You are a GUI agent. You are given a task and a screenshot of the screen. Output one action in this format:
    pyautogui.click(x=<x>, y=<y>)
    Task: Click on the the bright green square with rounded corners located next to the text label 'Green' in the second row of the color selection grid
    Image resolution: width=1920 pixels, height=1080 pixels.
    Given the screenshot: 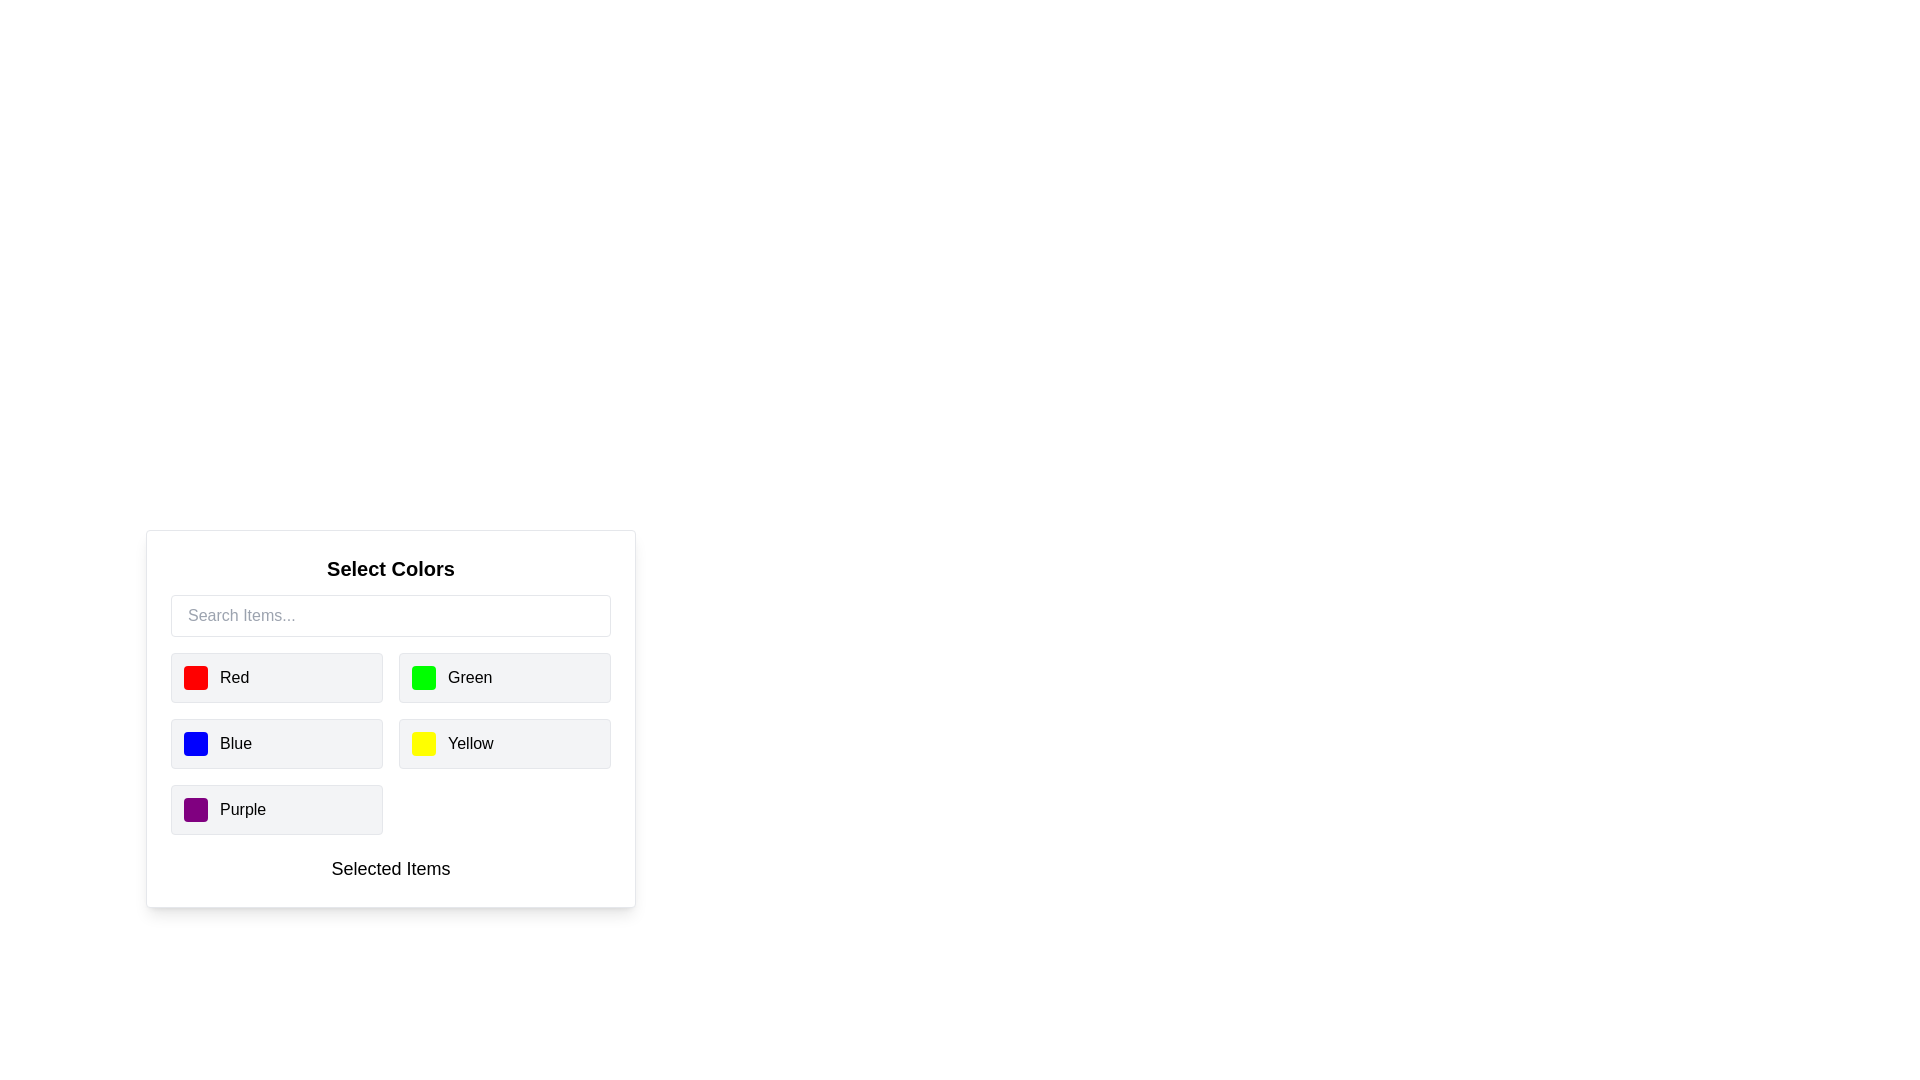 What is the action you would take?
    pyautogui.click(x=422, y=677)
    